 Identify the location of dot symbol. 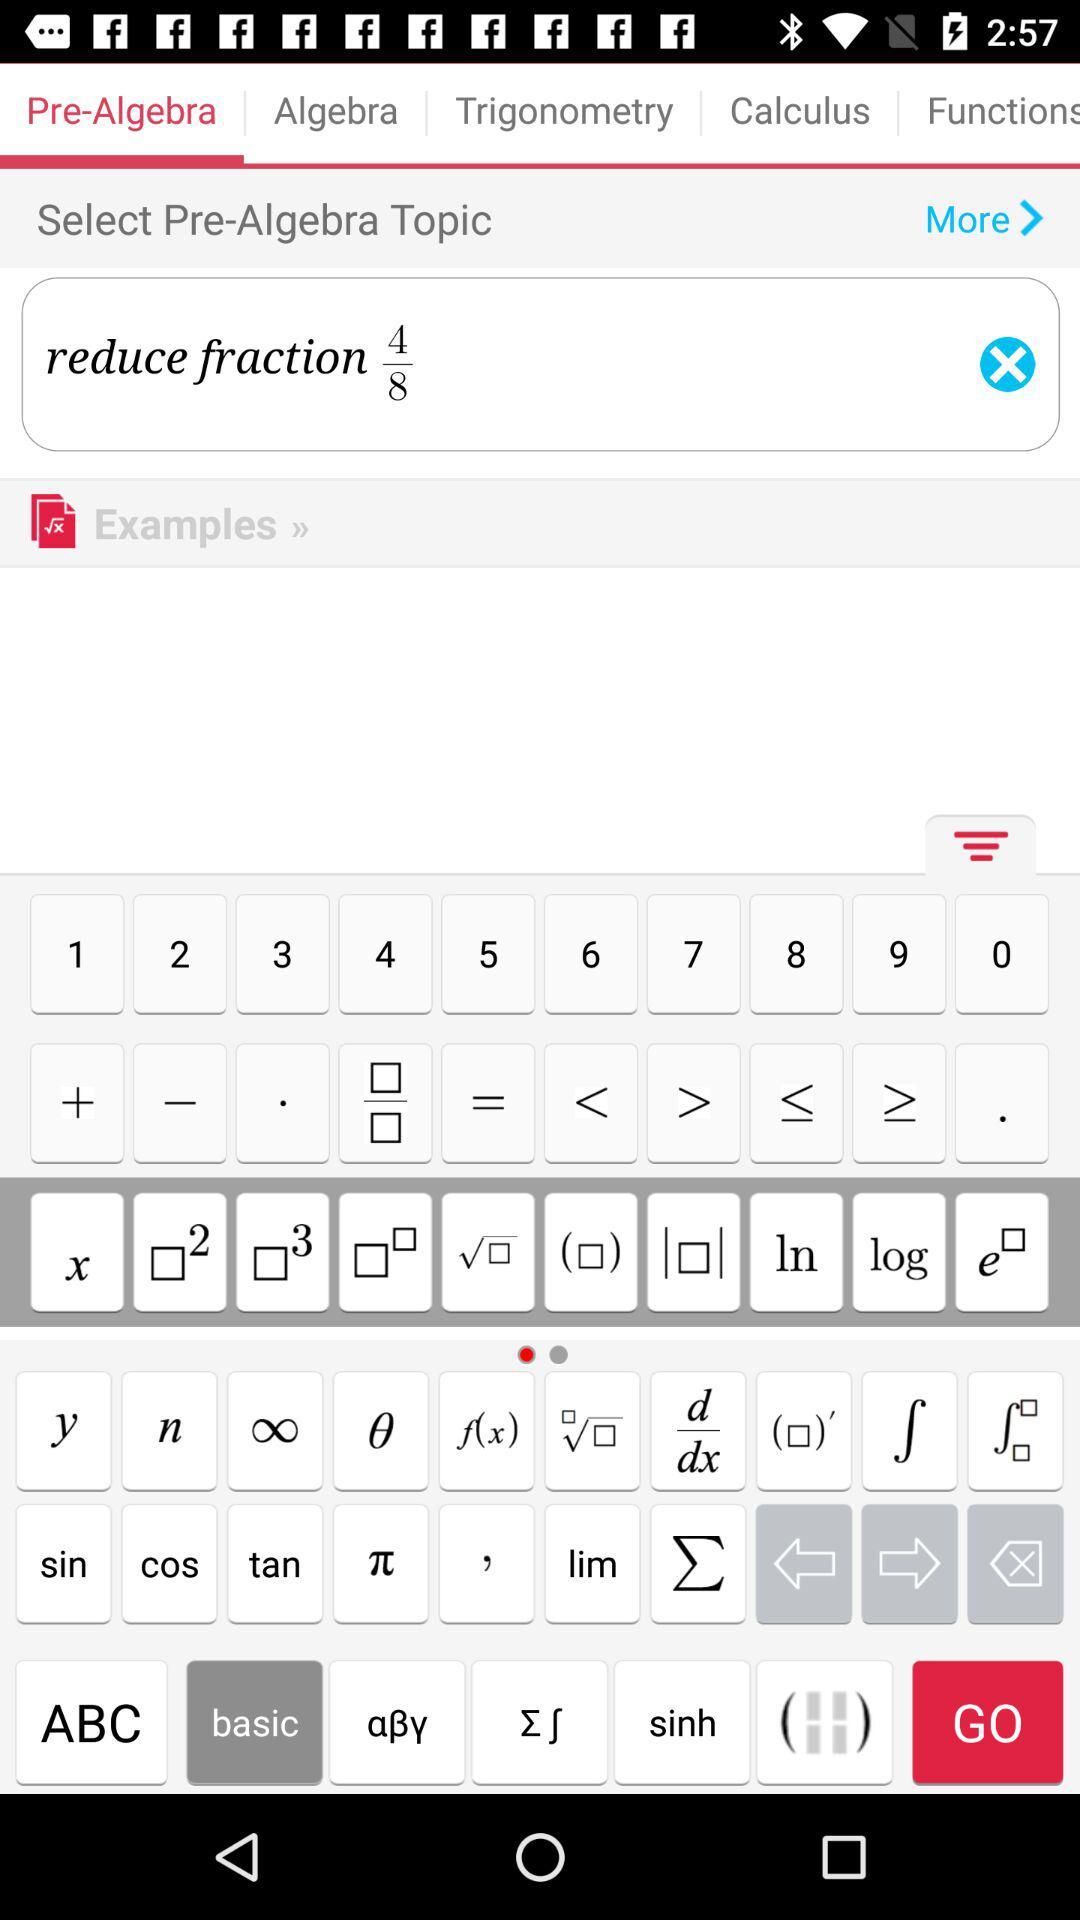
(282, 1101).